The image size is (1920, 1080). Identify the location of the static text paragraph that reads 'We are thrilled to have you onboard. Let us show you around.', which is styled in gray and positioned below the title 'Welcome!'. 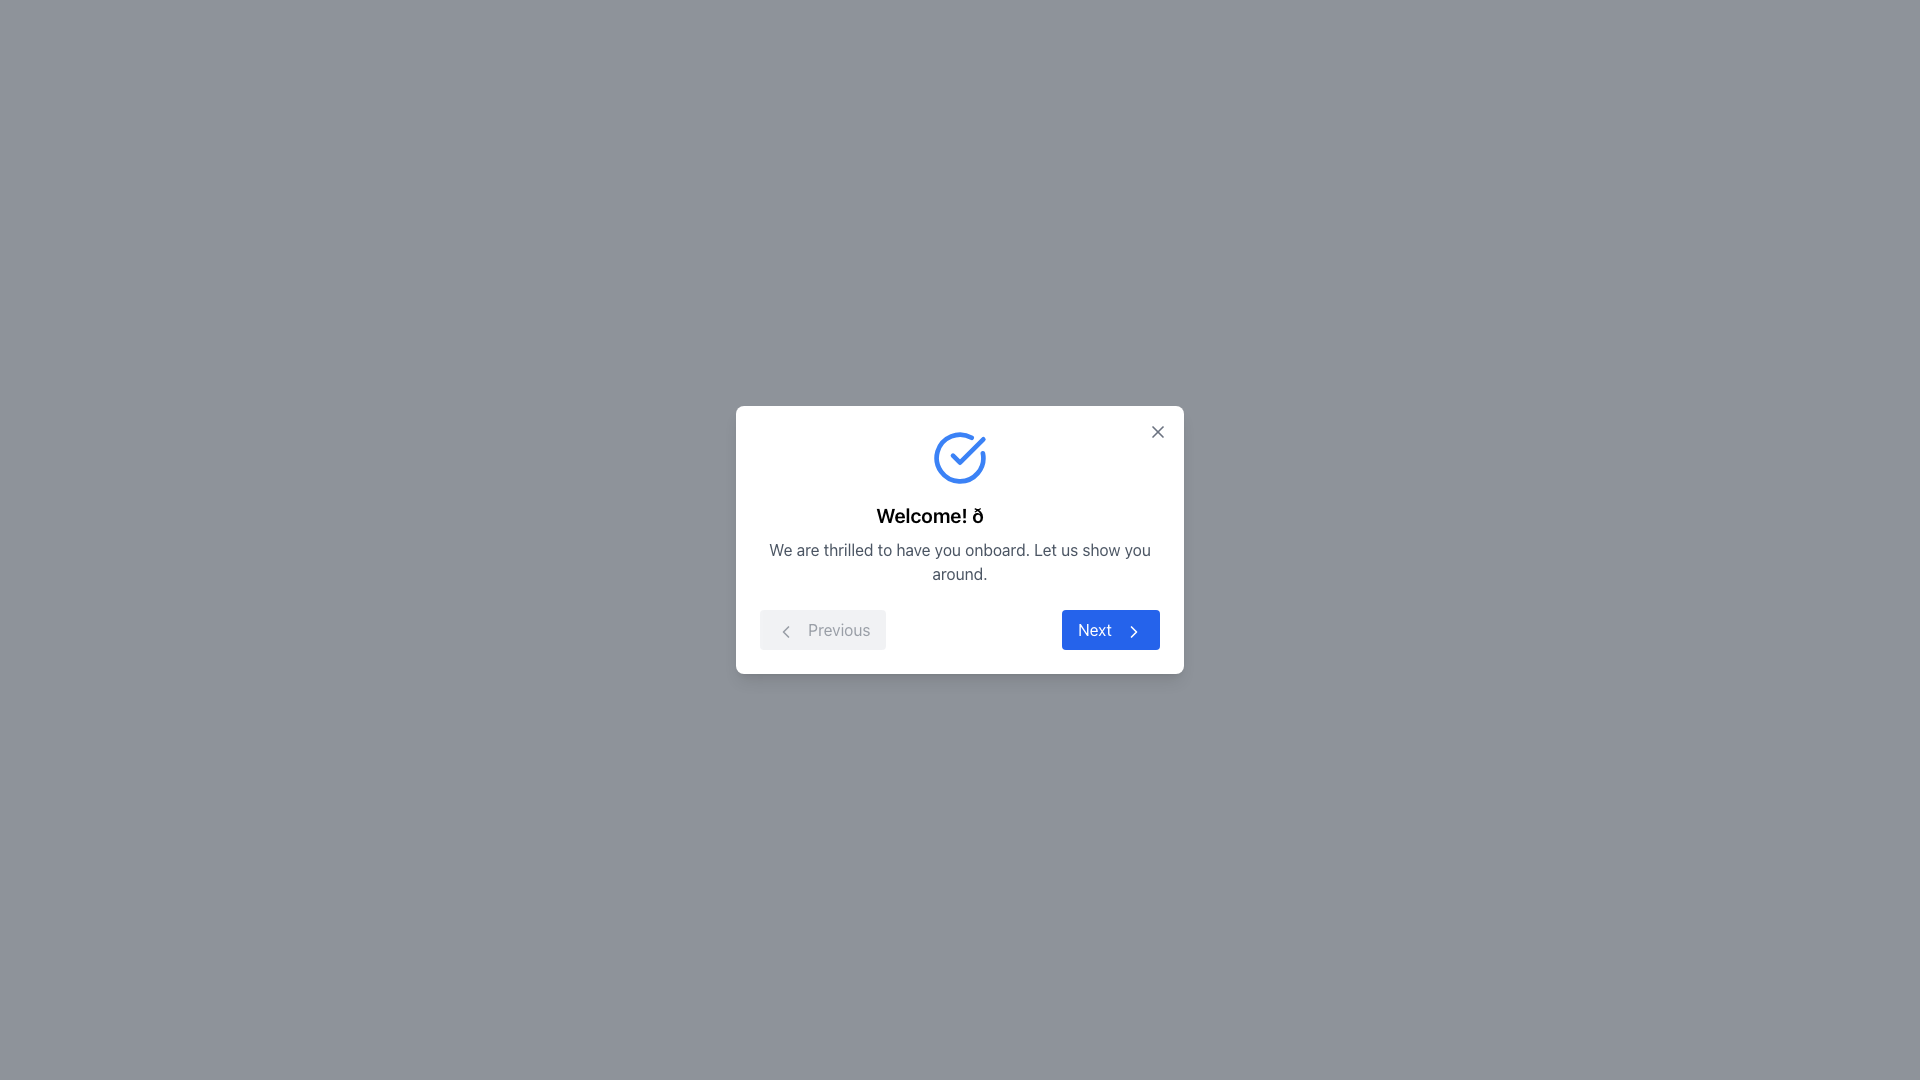
(960, 562).